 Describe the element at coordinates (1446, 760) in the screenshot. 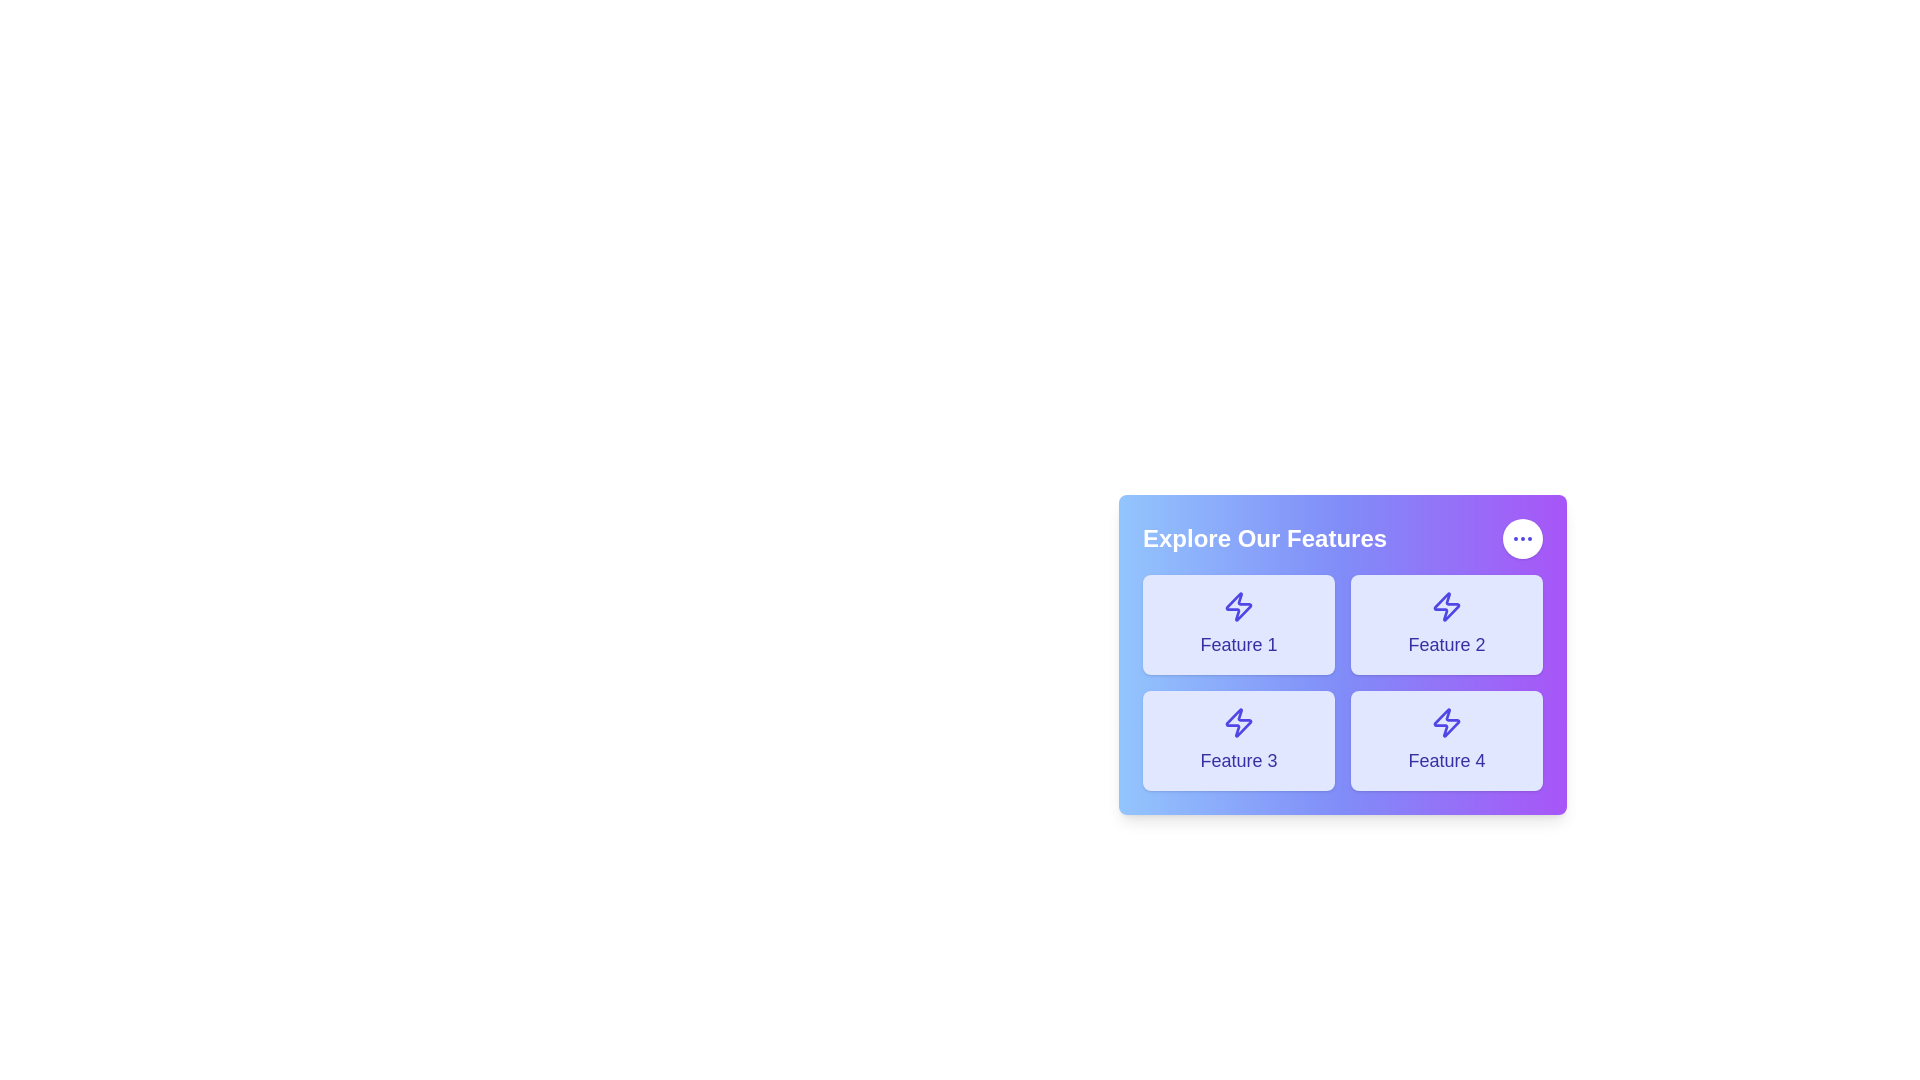

I see `text displayed by the Text label located in the bottom right quadrant of the grid within the card, positioned below the second column of the grid's top row, next to the lightning-shaped icon` at that location.